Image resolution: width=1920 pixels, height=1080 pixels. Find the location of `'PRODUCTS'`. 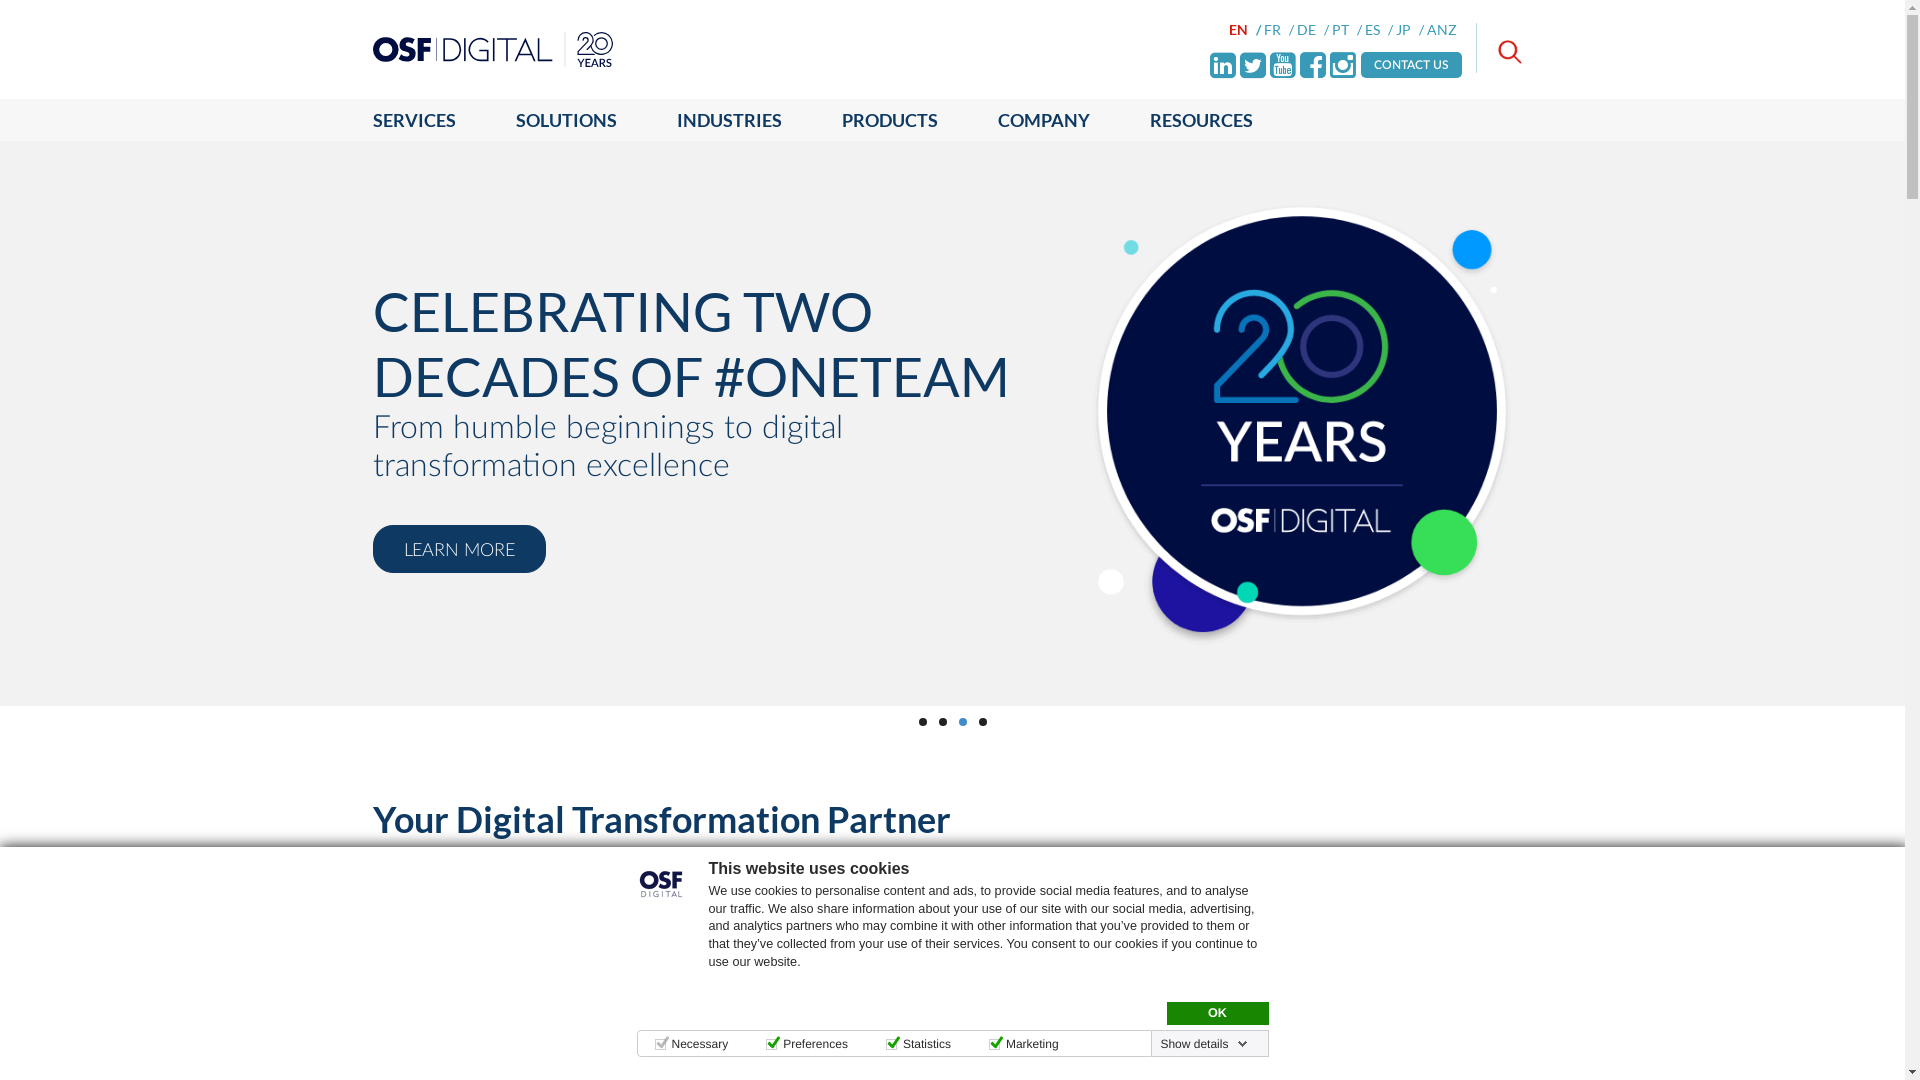

'PRODUCTS' is located at coordinates (888, 119).